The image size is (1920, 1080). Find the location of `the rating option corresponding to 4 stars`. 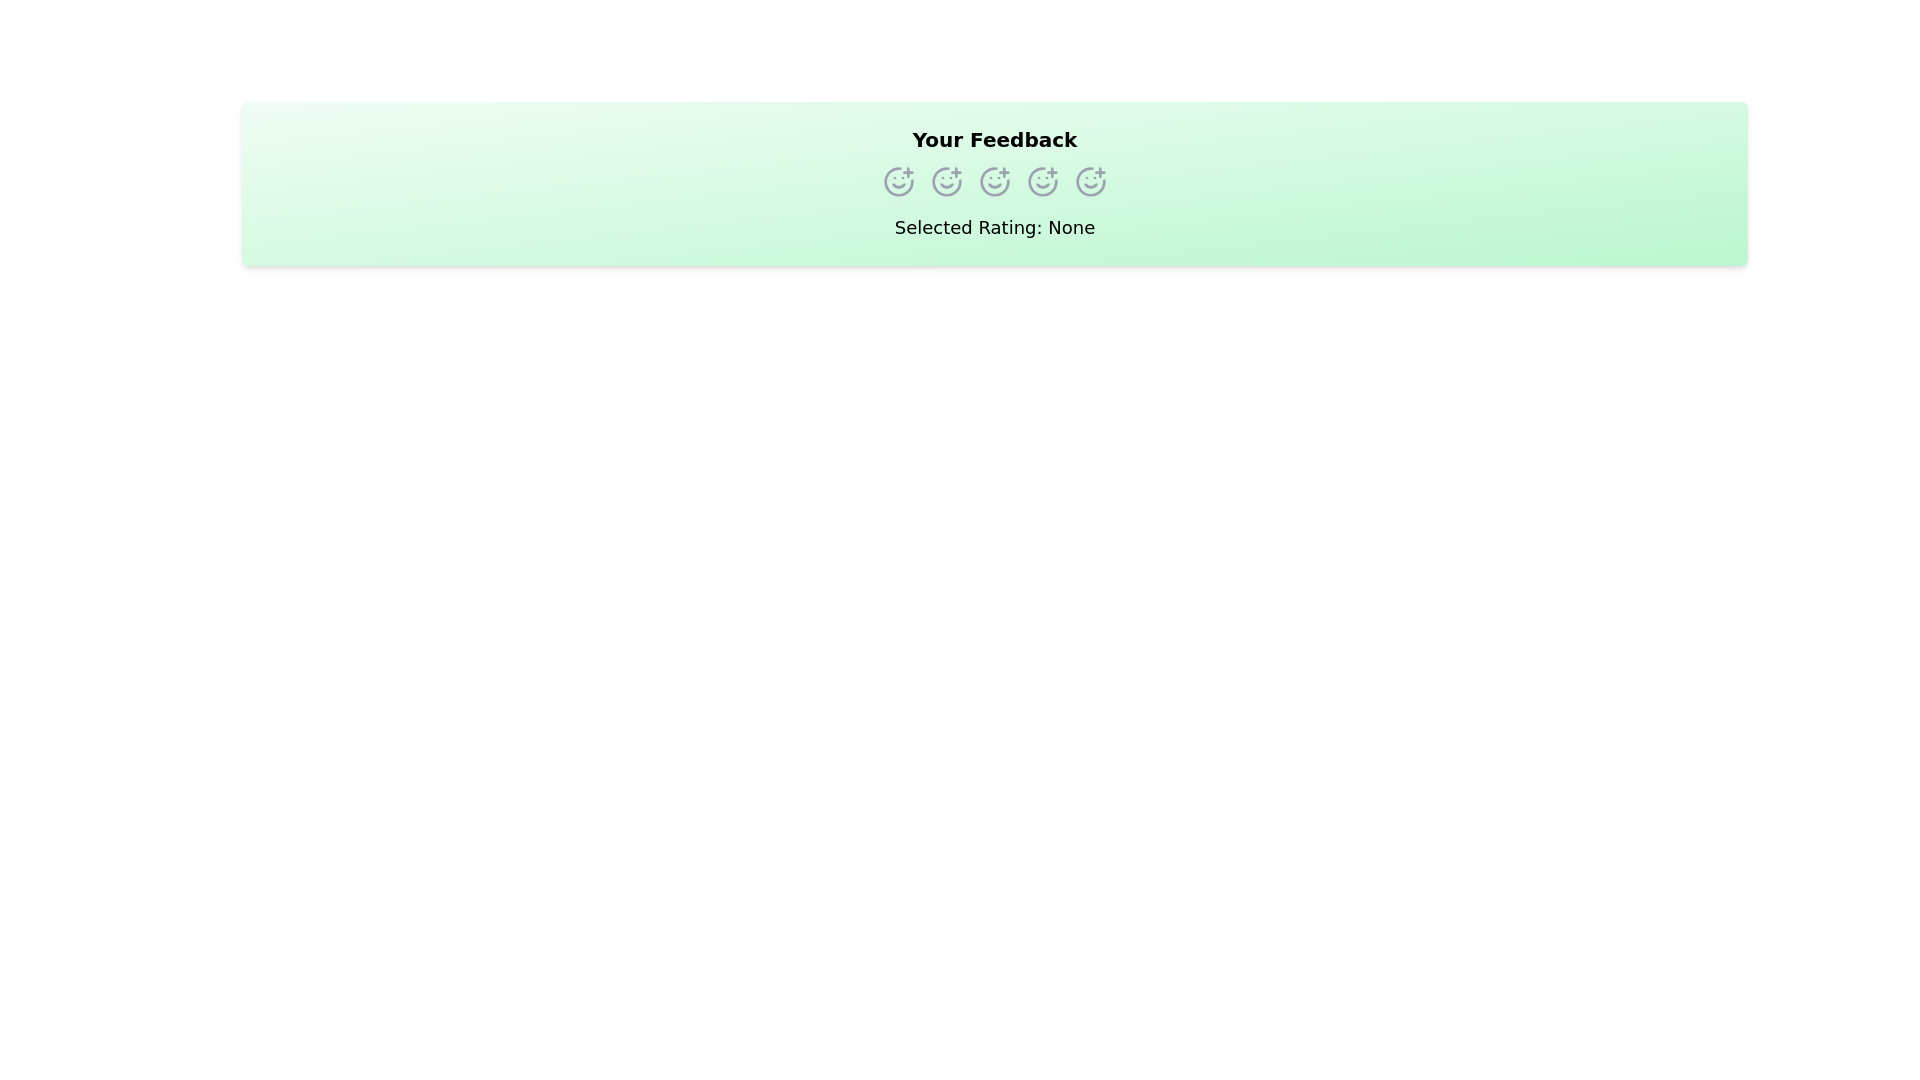

the rating option corresponding to 4 stars is located at coordinates (1041, 181).